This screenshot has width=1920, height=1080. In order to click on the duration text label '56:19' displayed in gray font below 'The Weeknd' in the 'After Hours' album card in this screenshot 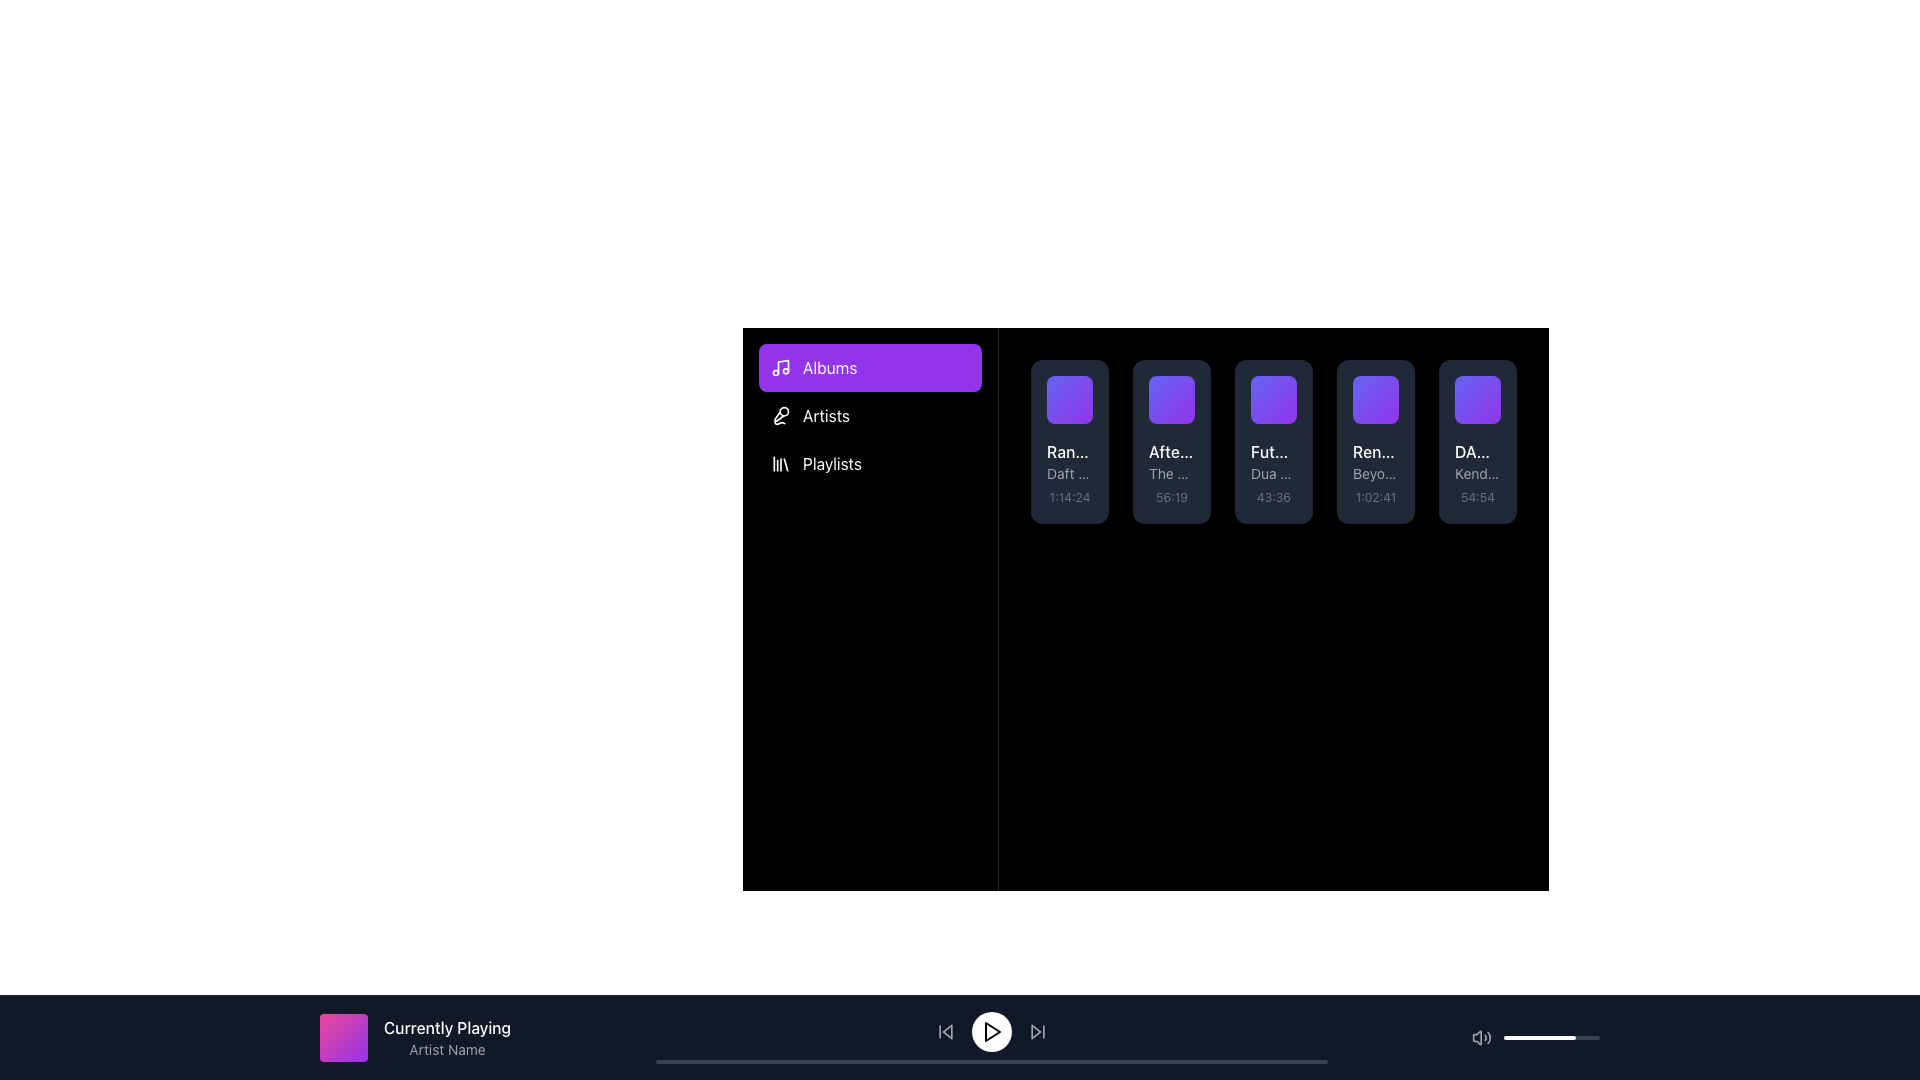, I will do `click(1171, 496)`.